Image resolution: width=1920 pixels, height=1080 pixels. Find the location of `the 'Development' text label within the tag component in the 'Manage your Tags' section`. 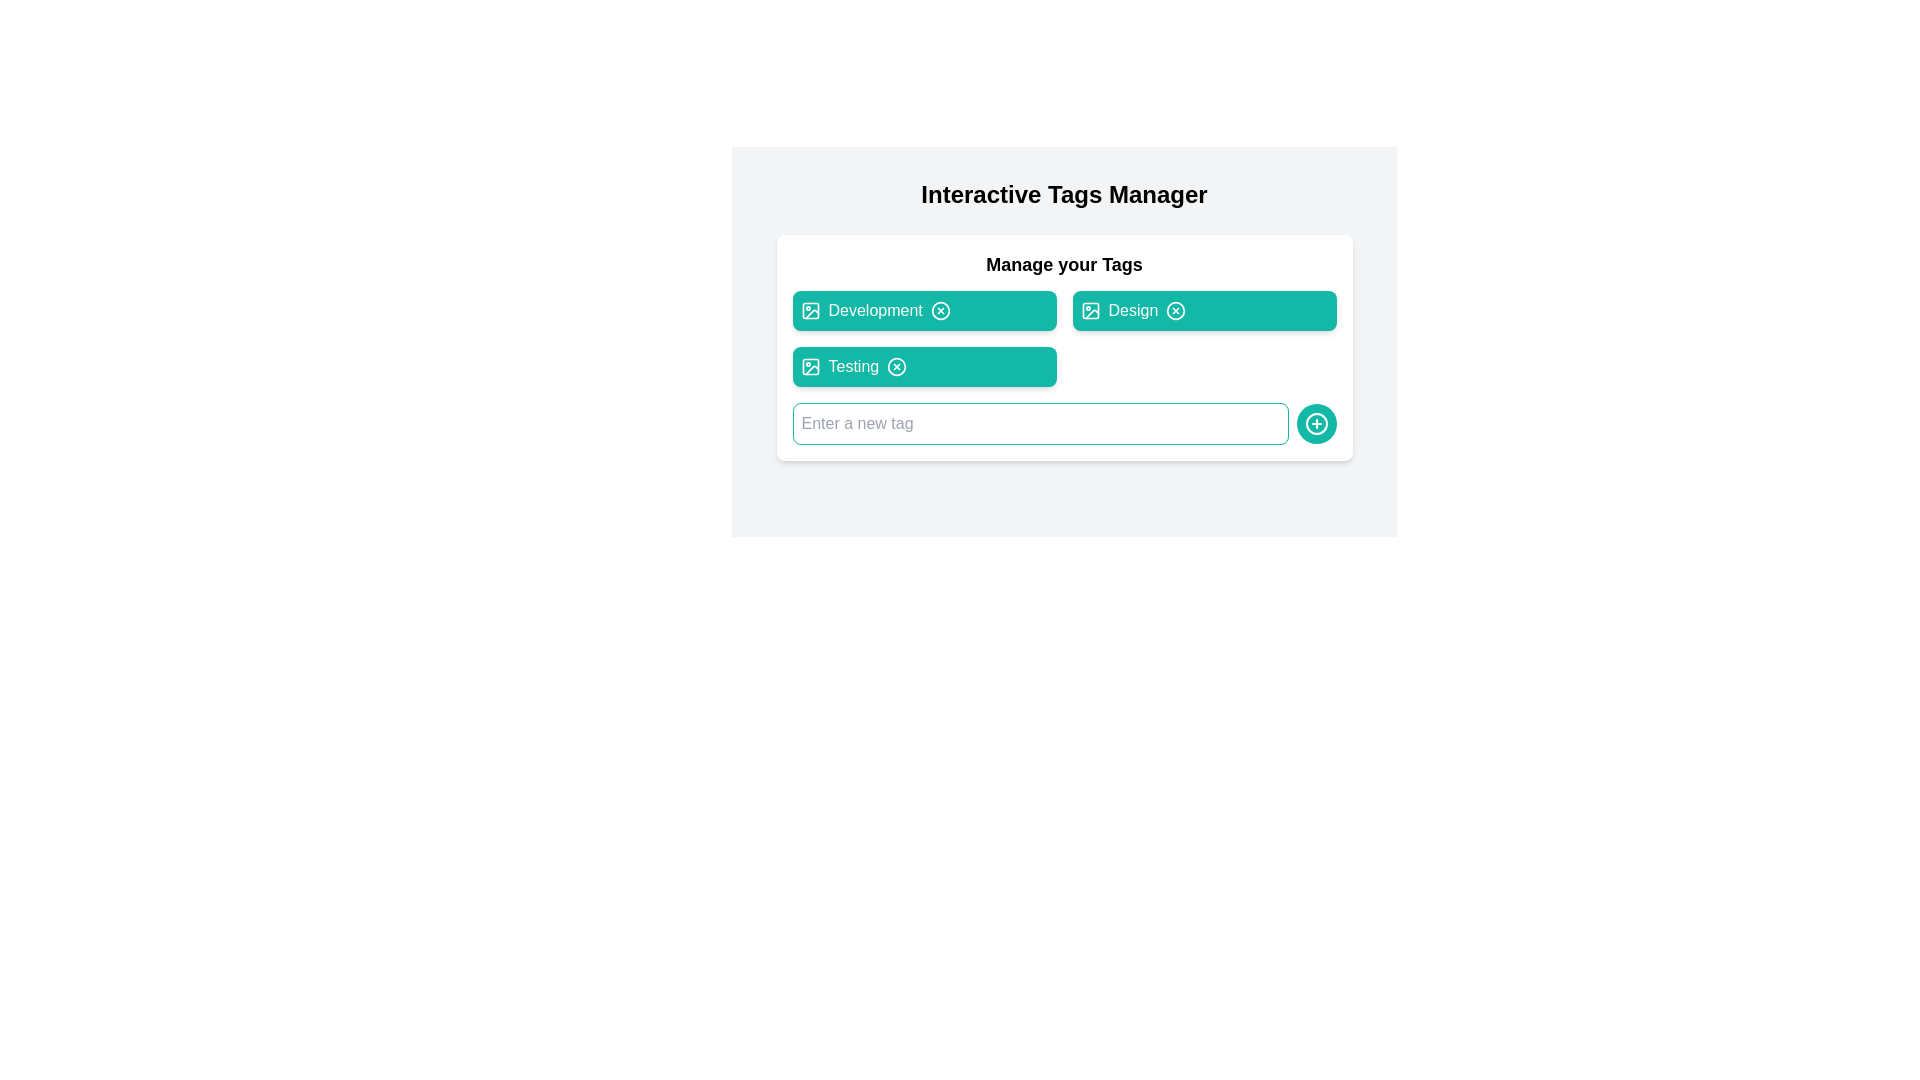

the 'Development' text label within the tag component in the 'Manage your Tags' section is located at coordinates (875, 311).